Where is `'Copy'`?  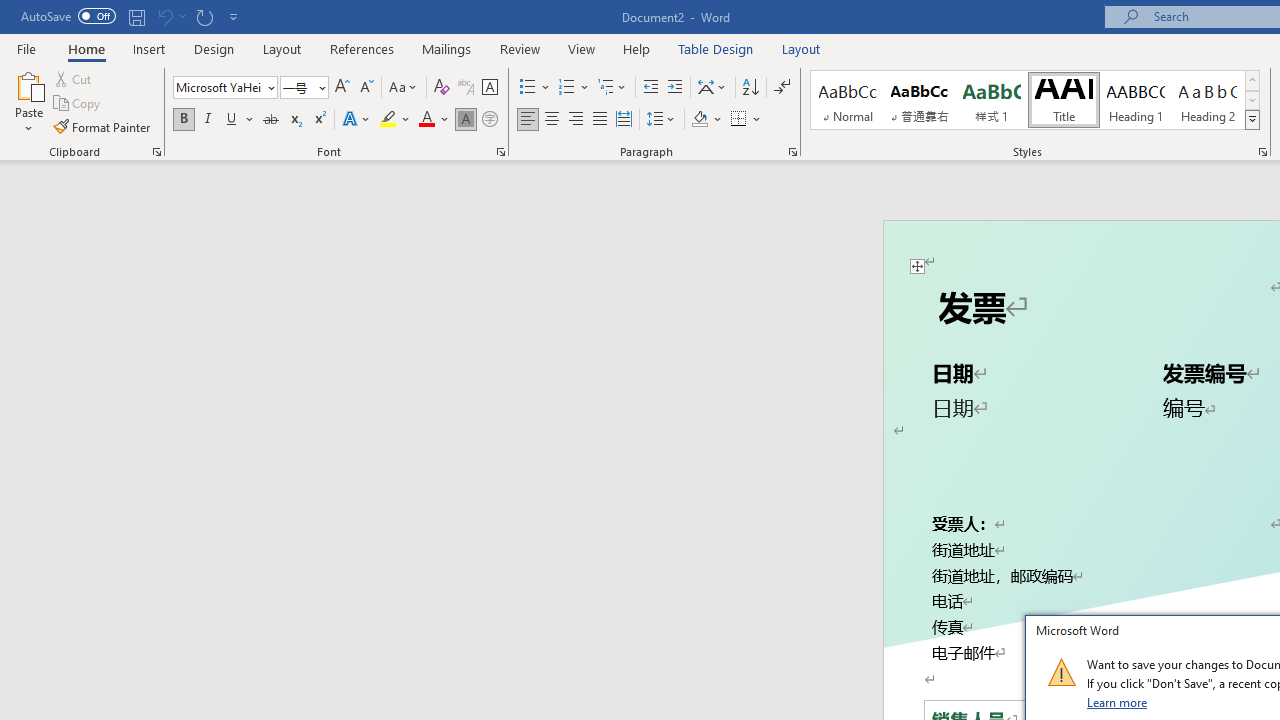 'Copy' is located at coordinates (78, 103).